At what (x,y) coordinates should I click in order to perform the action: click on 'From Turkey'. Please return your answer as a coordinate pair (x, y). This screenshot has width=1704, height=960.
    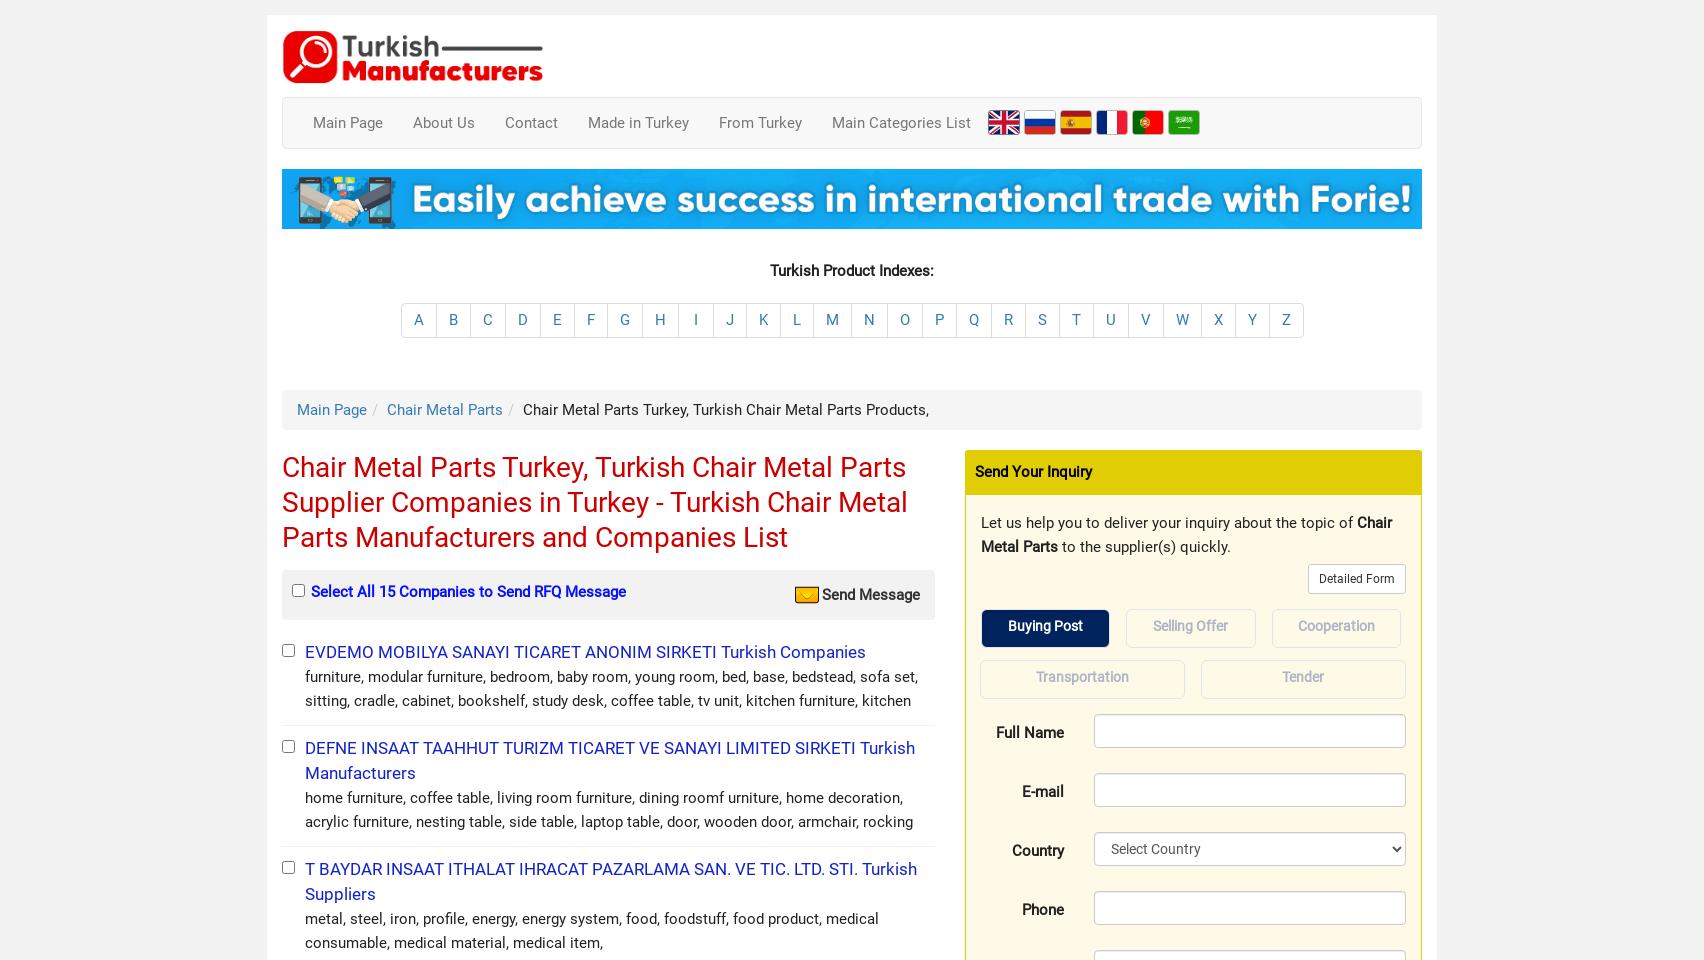
    Looking at the image, I should click on (759, 121).